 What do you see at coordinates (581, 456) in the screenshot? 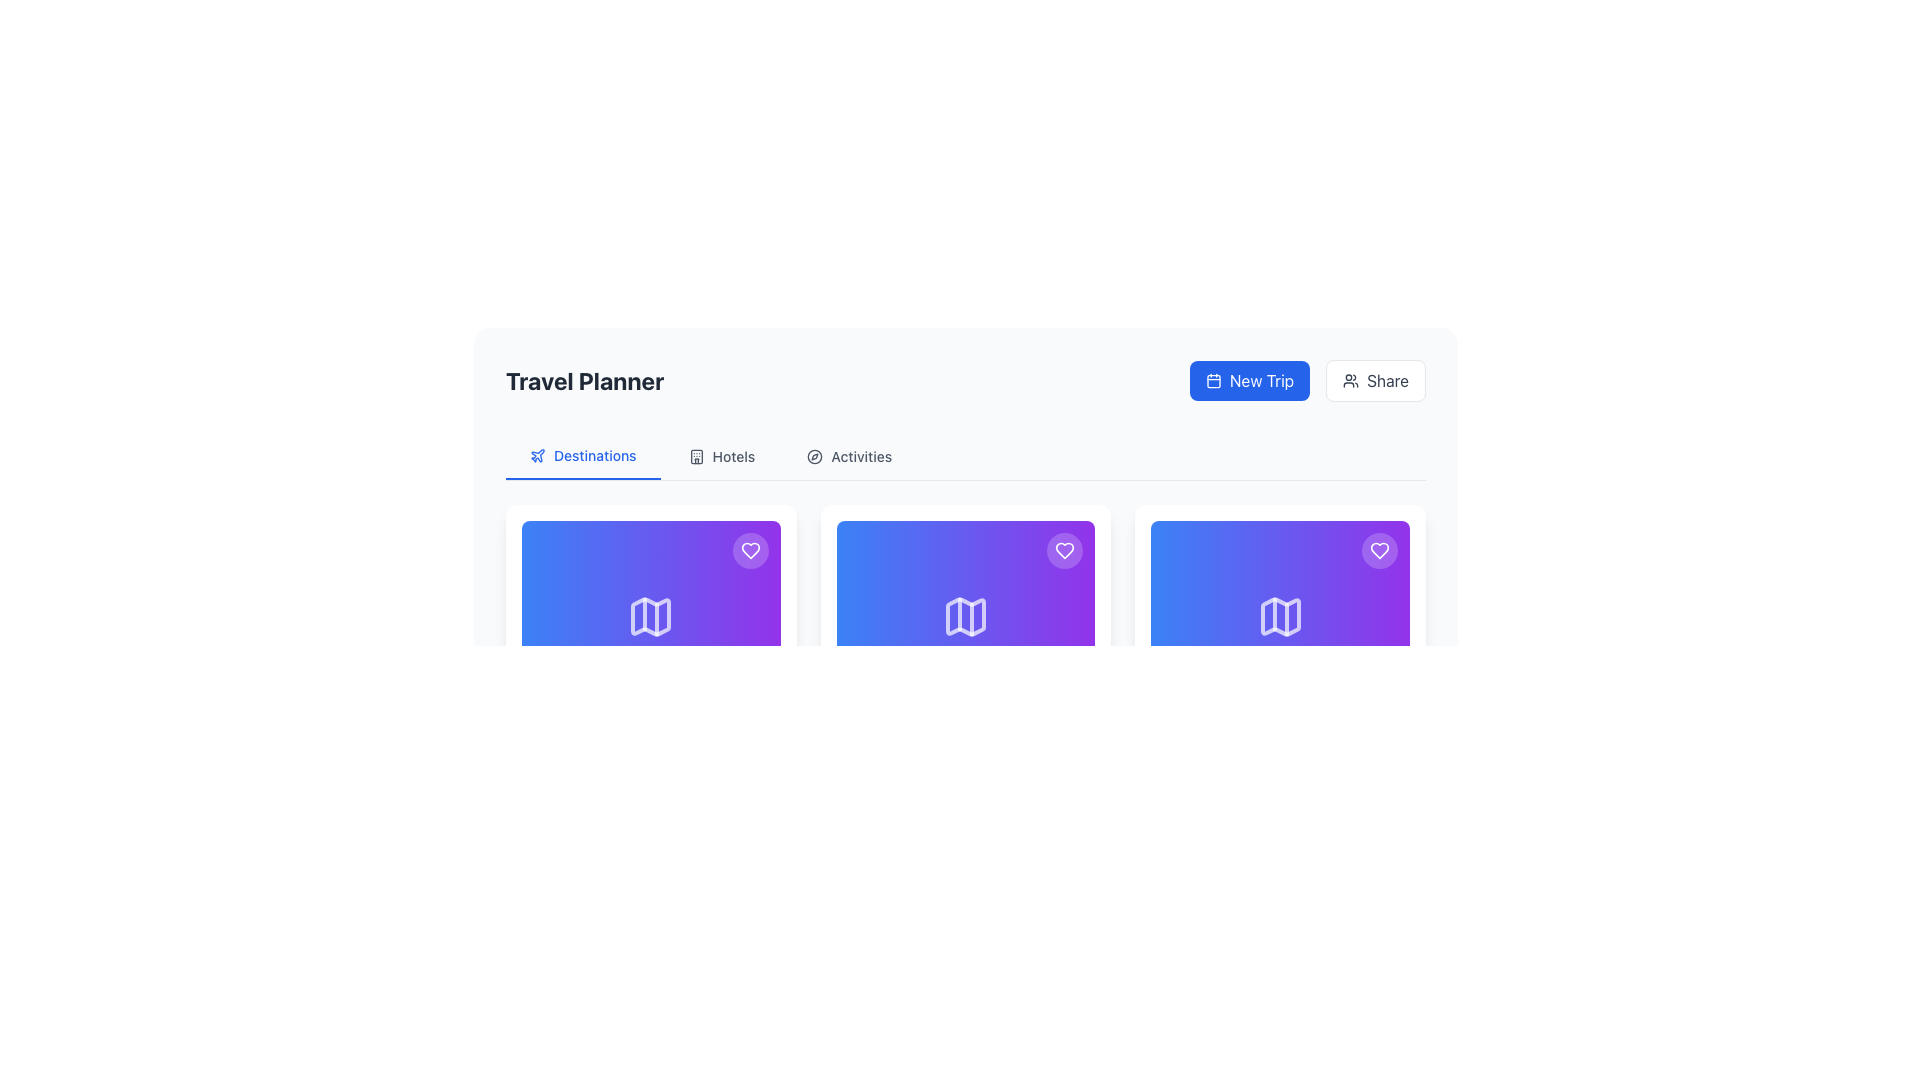
I see `the leftmost navigation tab in the horizontal navigation bar at the top of the page, which redirects to destination options or information` at bounding box center [581, 456].